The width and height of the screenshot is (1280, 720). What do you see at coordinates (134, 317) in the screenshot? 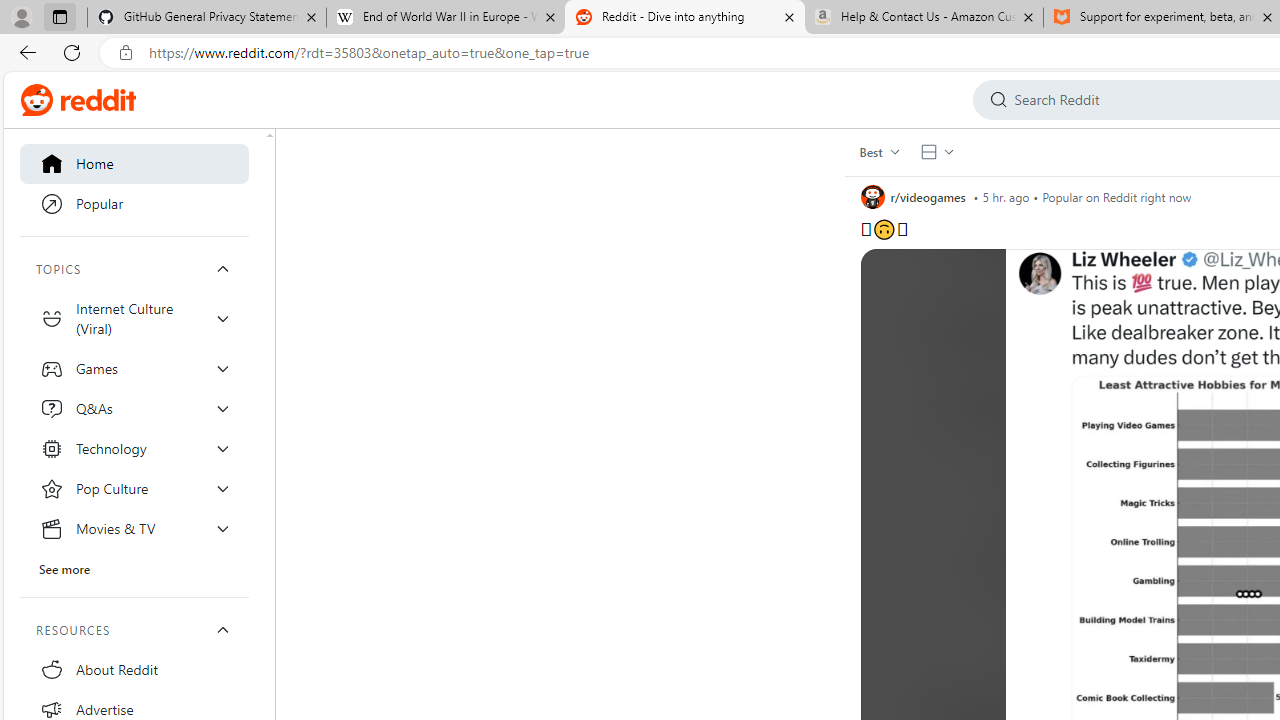
I see `'Internet Culture (Viral)'` at bounding box center [134, 317].